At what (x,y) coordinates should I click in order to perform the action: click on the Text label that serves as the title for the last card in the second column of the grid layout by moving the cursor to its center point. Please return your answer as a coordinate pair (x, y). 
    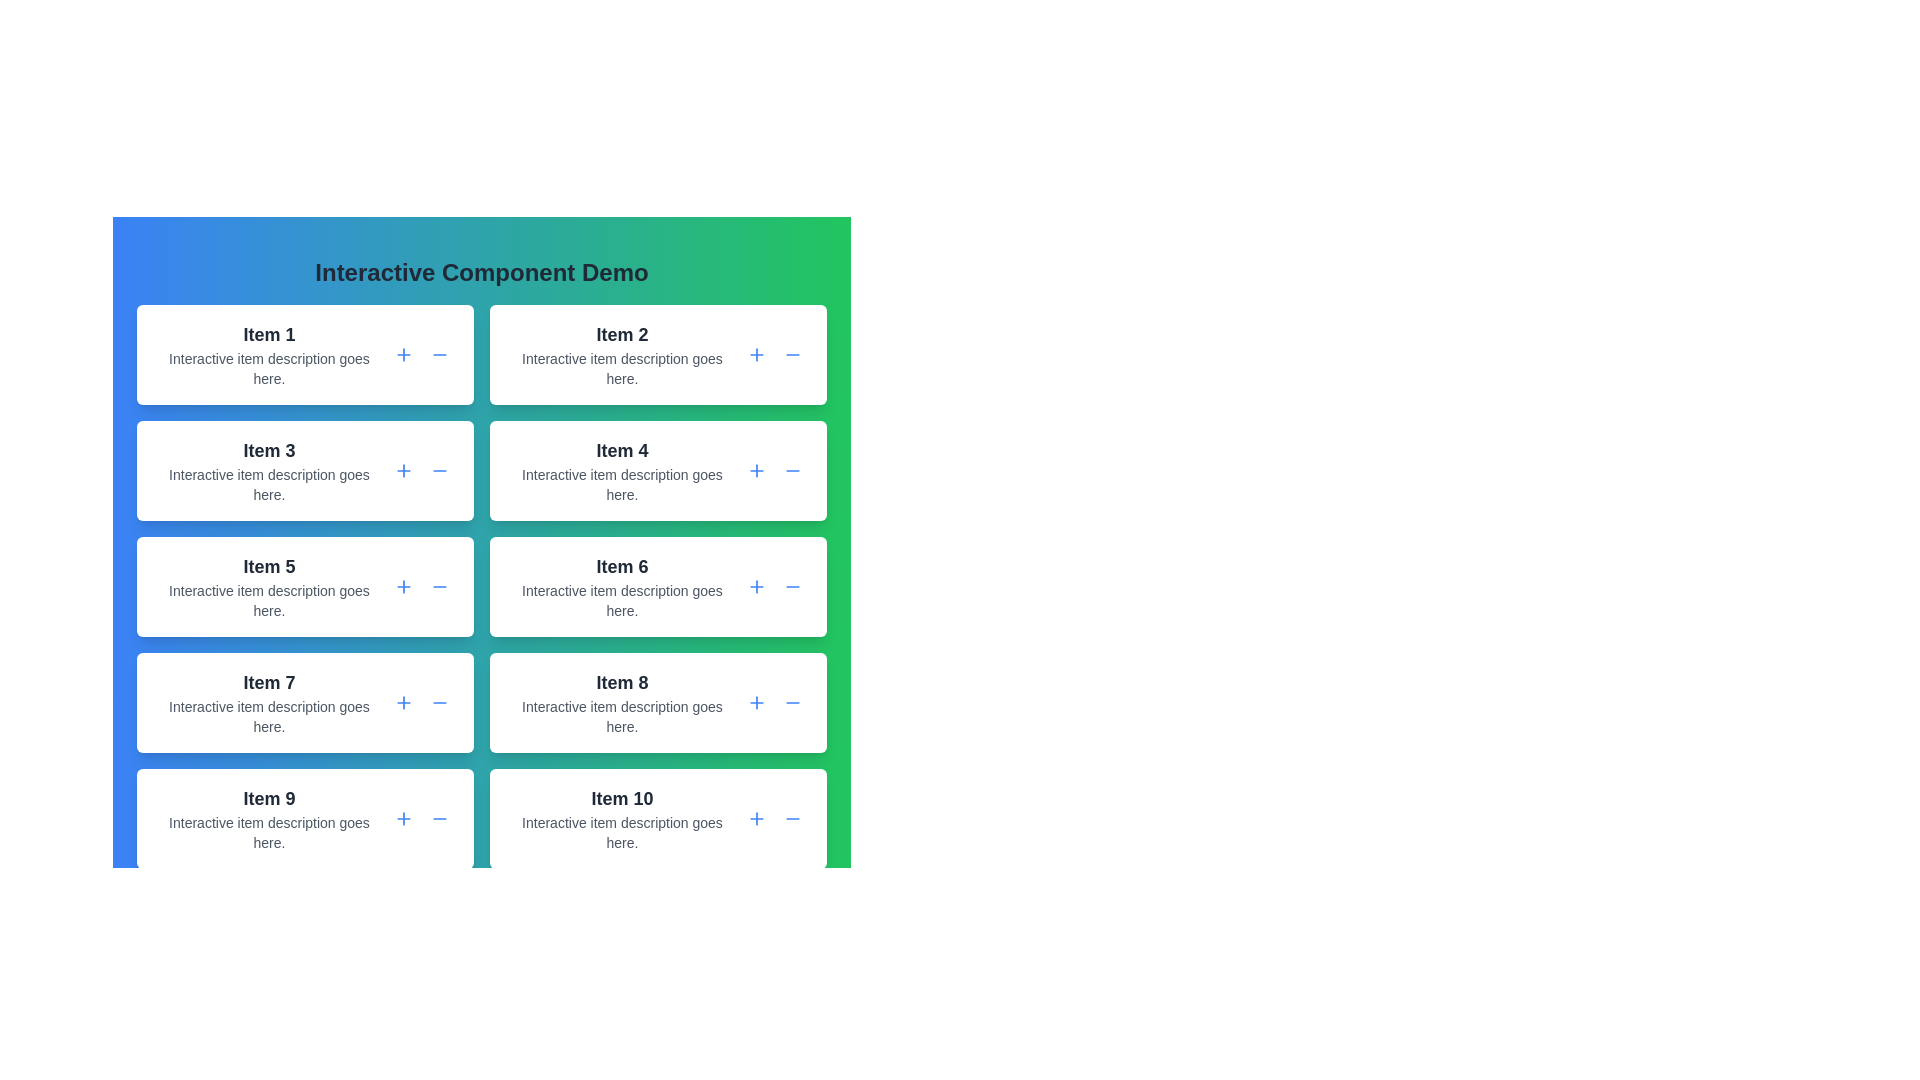
    Looking at the image, I should click on (621, 797).